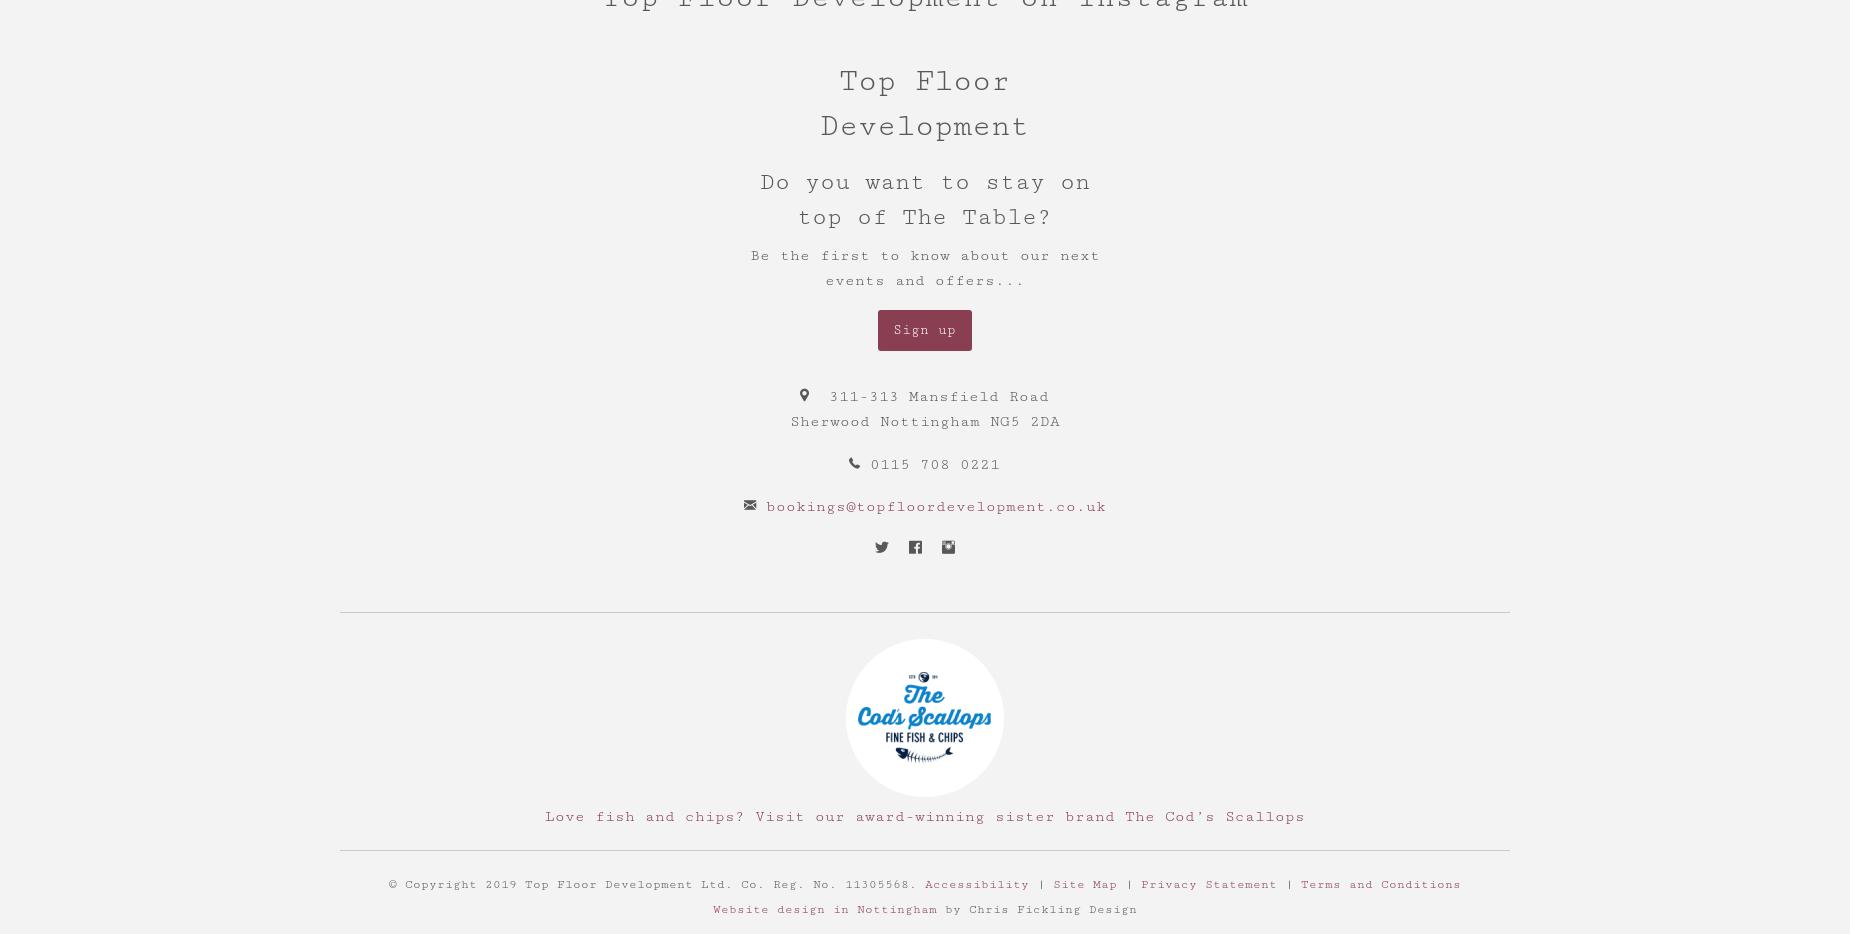 The height and width of the screenshot is (934, 1850). What do you see at coordinates (824, 908) in the screenshot?
I see `'Website design in Nottingham'` at bounding box center [824, 908].